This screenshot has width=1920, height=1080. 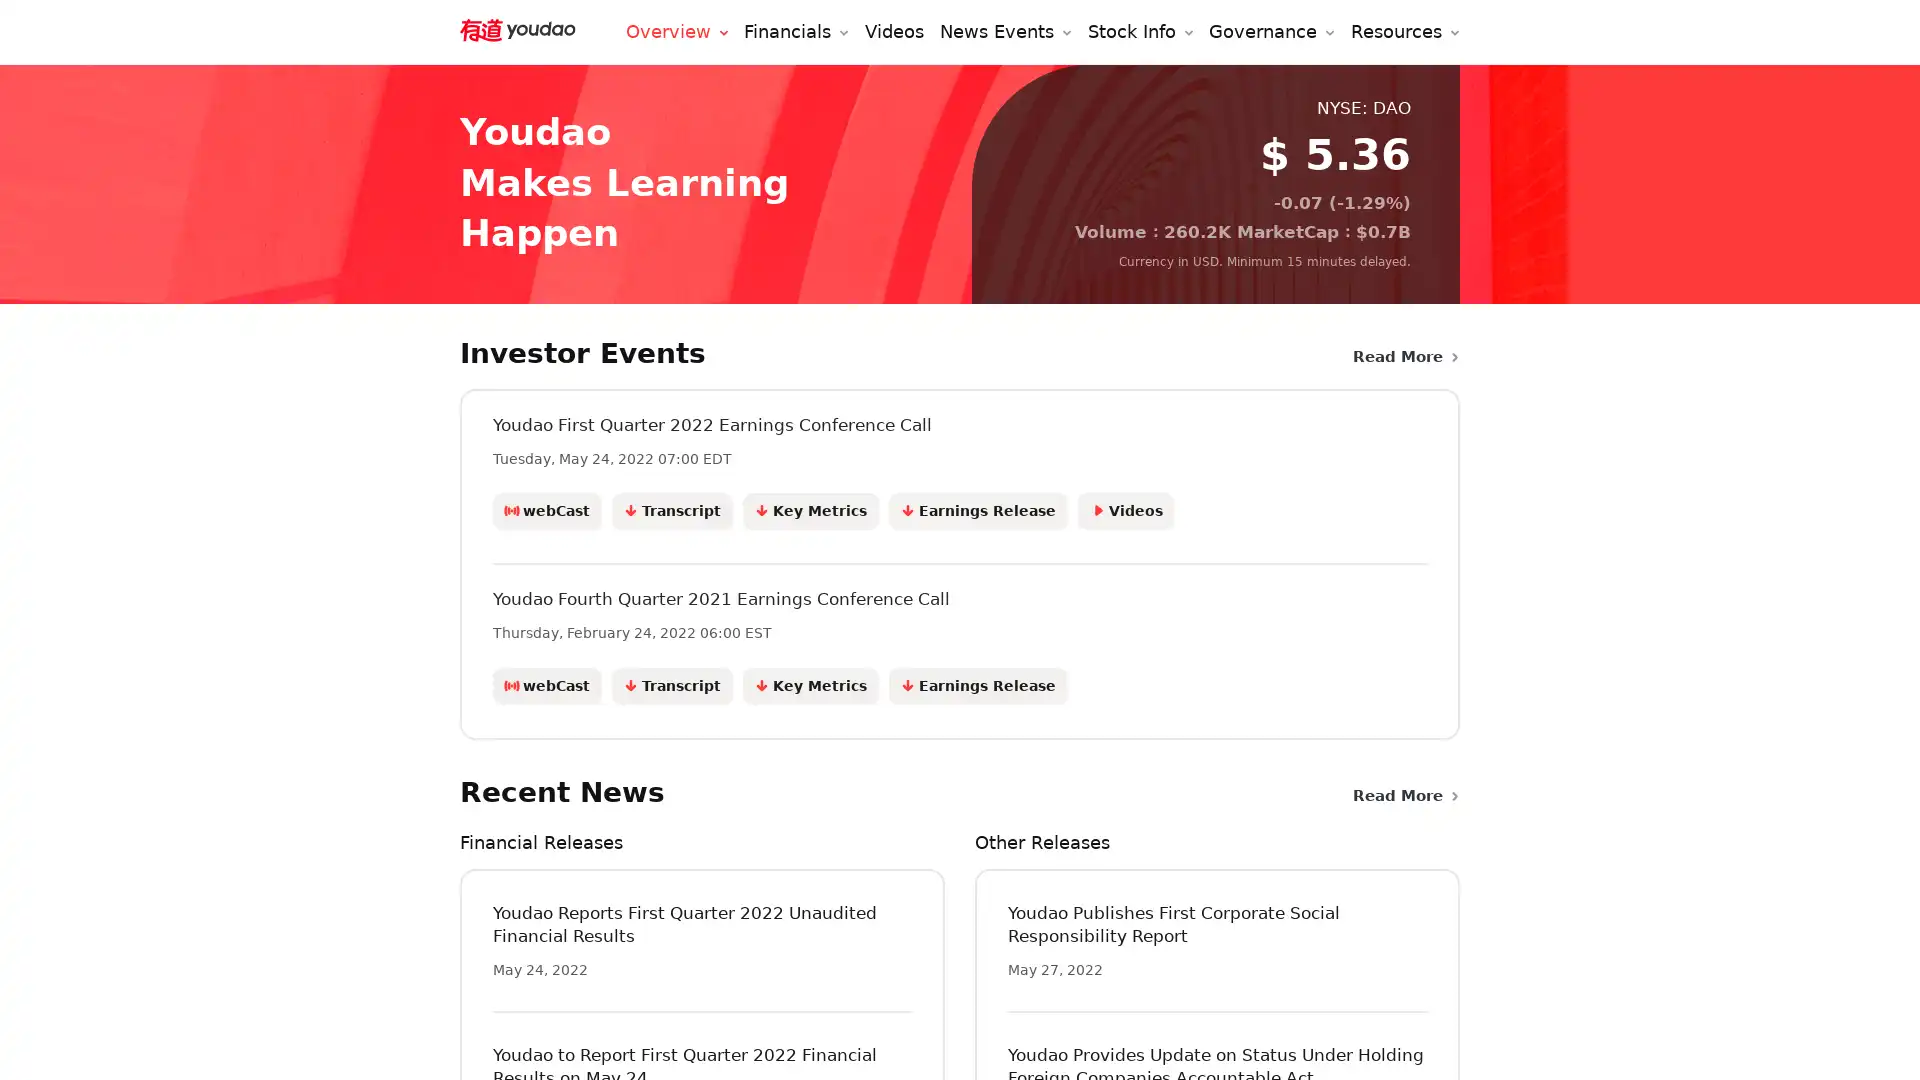 What do you see at coordinates (546, 684) in the screenshot?
I see `webCast` at bounding box center [546, 684].